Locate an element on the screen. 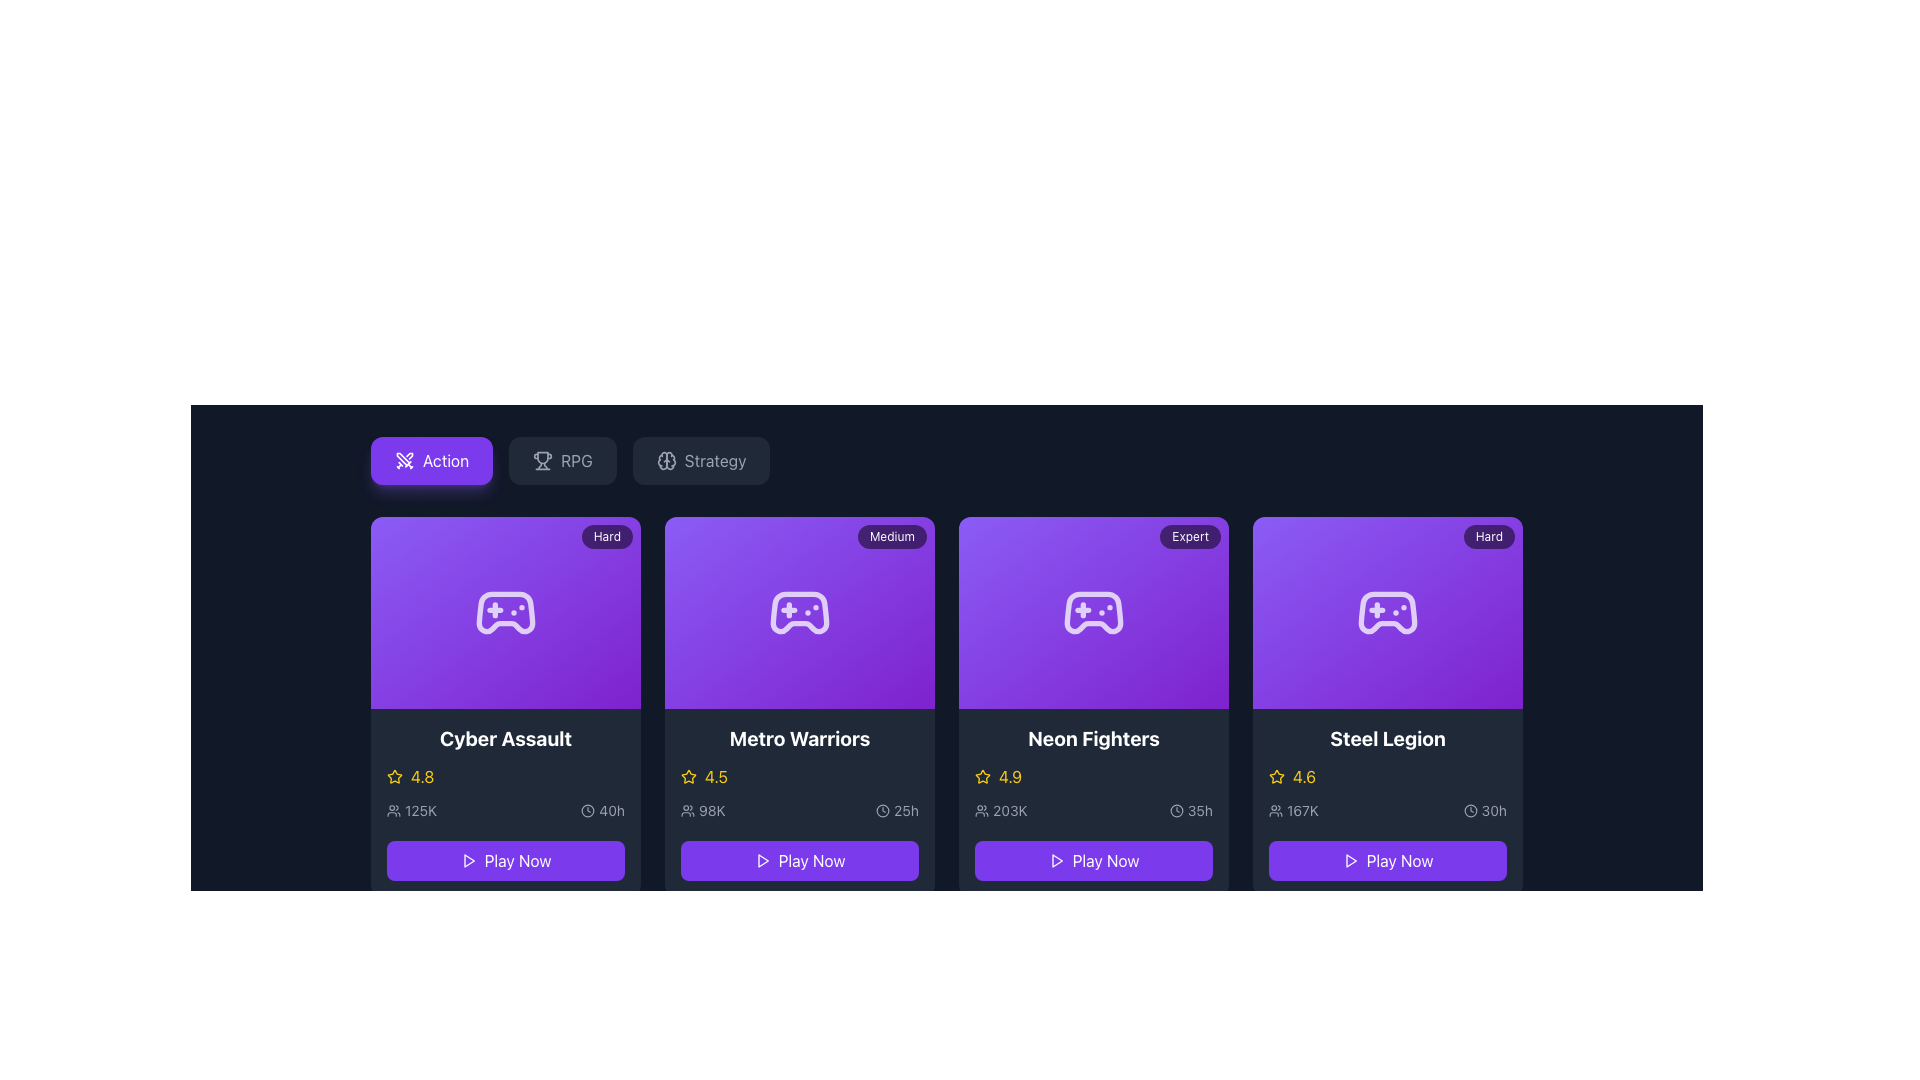 This screenshot has width=1920, height=1080. the displayed rating on the yellow star icon with the text '4.8' located under the title 'Cyber Assault' in the lower-middle section of the card is located at coordinates (505, 775).